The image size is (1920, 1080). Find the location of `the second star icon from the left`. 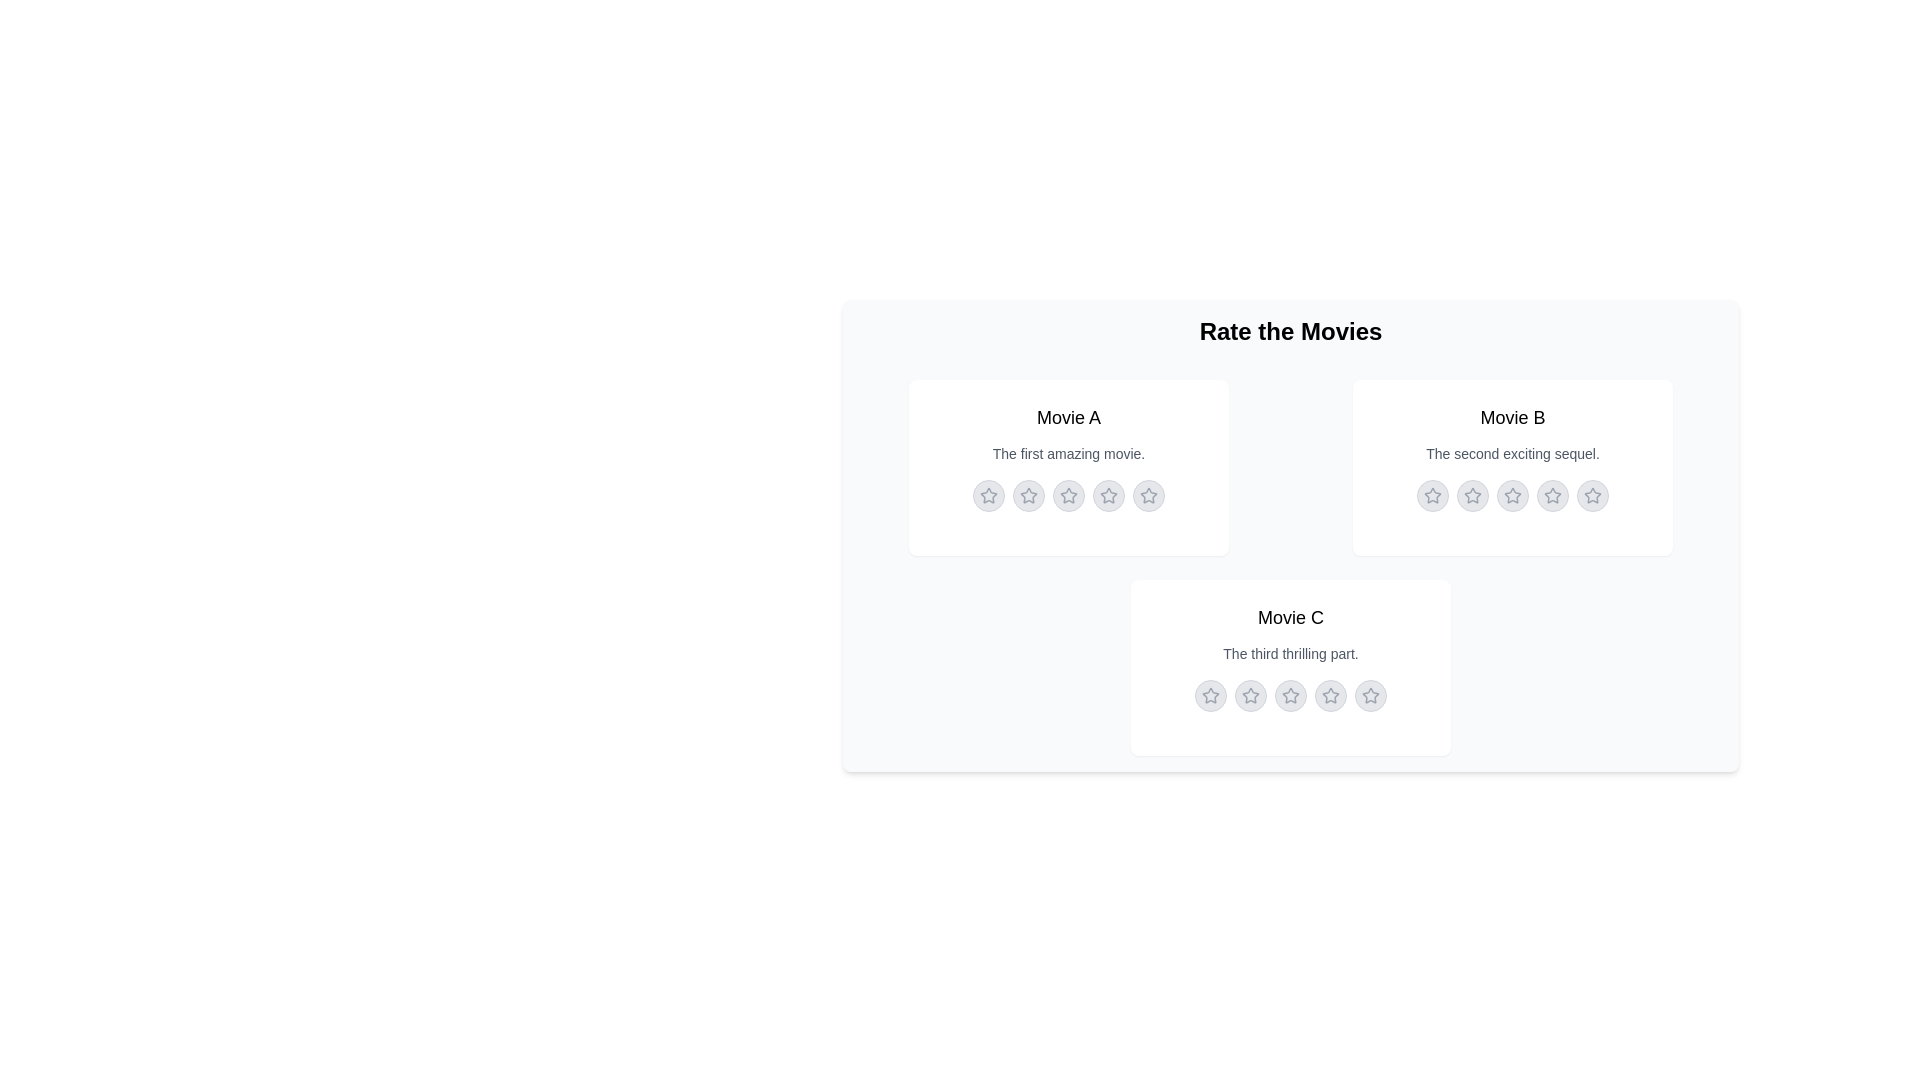

the second star icon from the left is located at coordinates (1248, 693).